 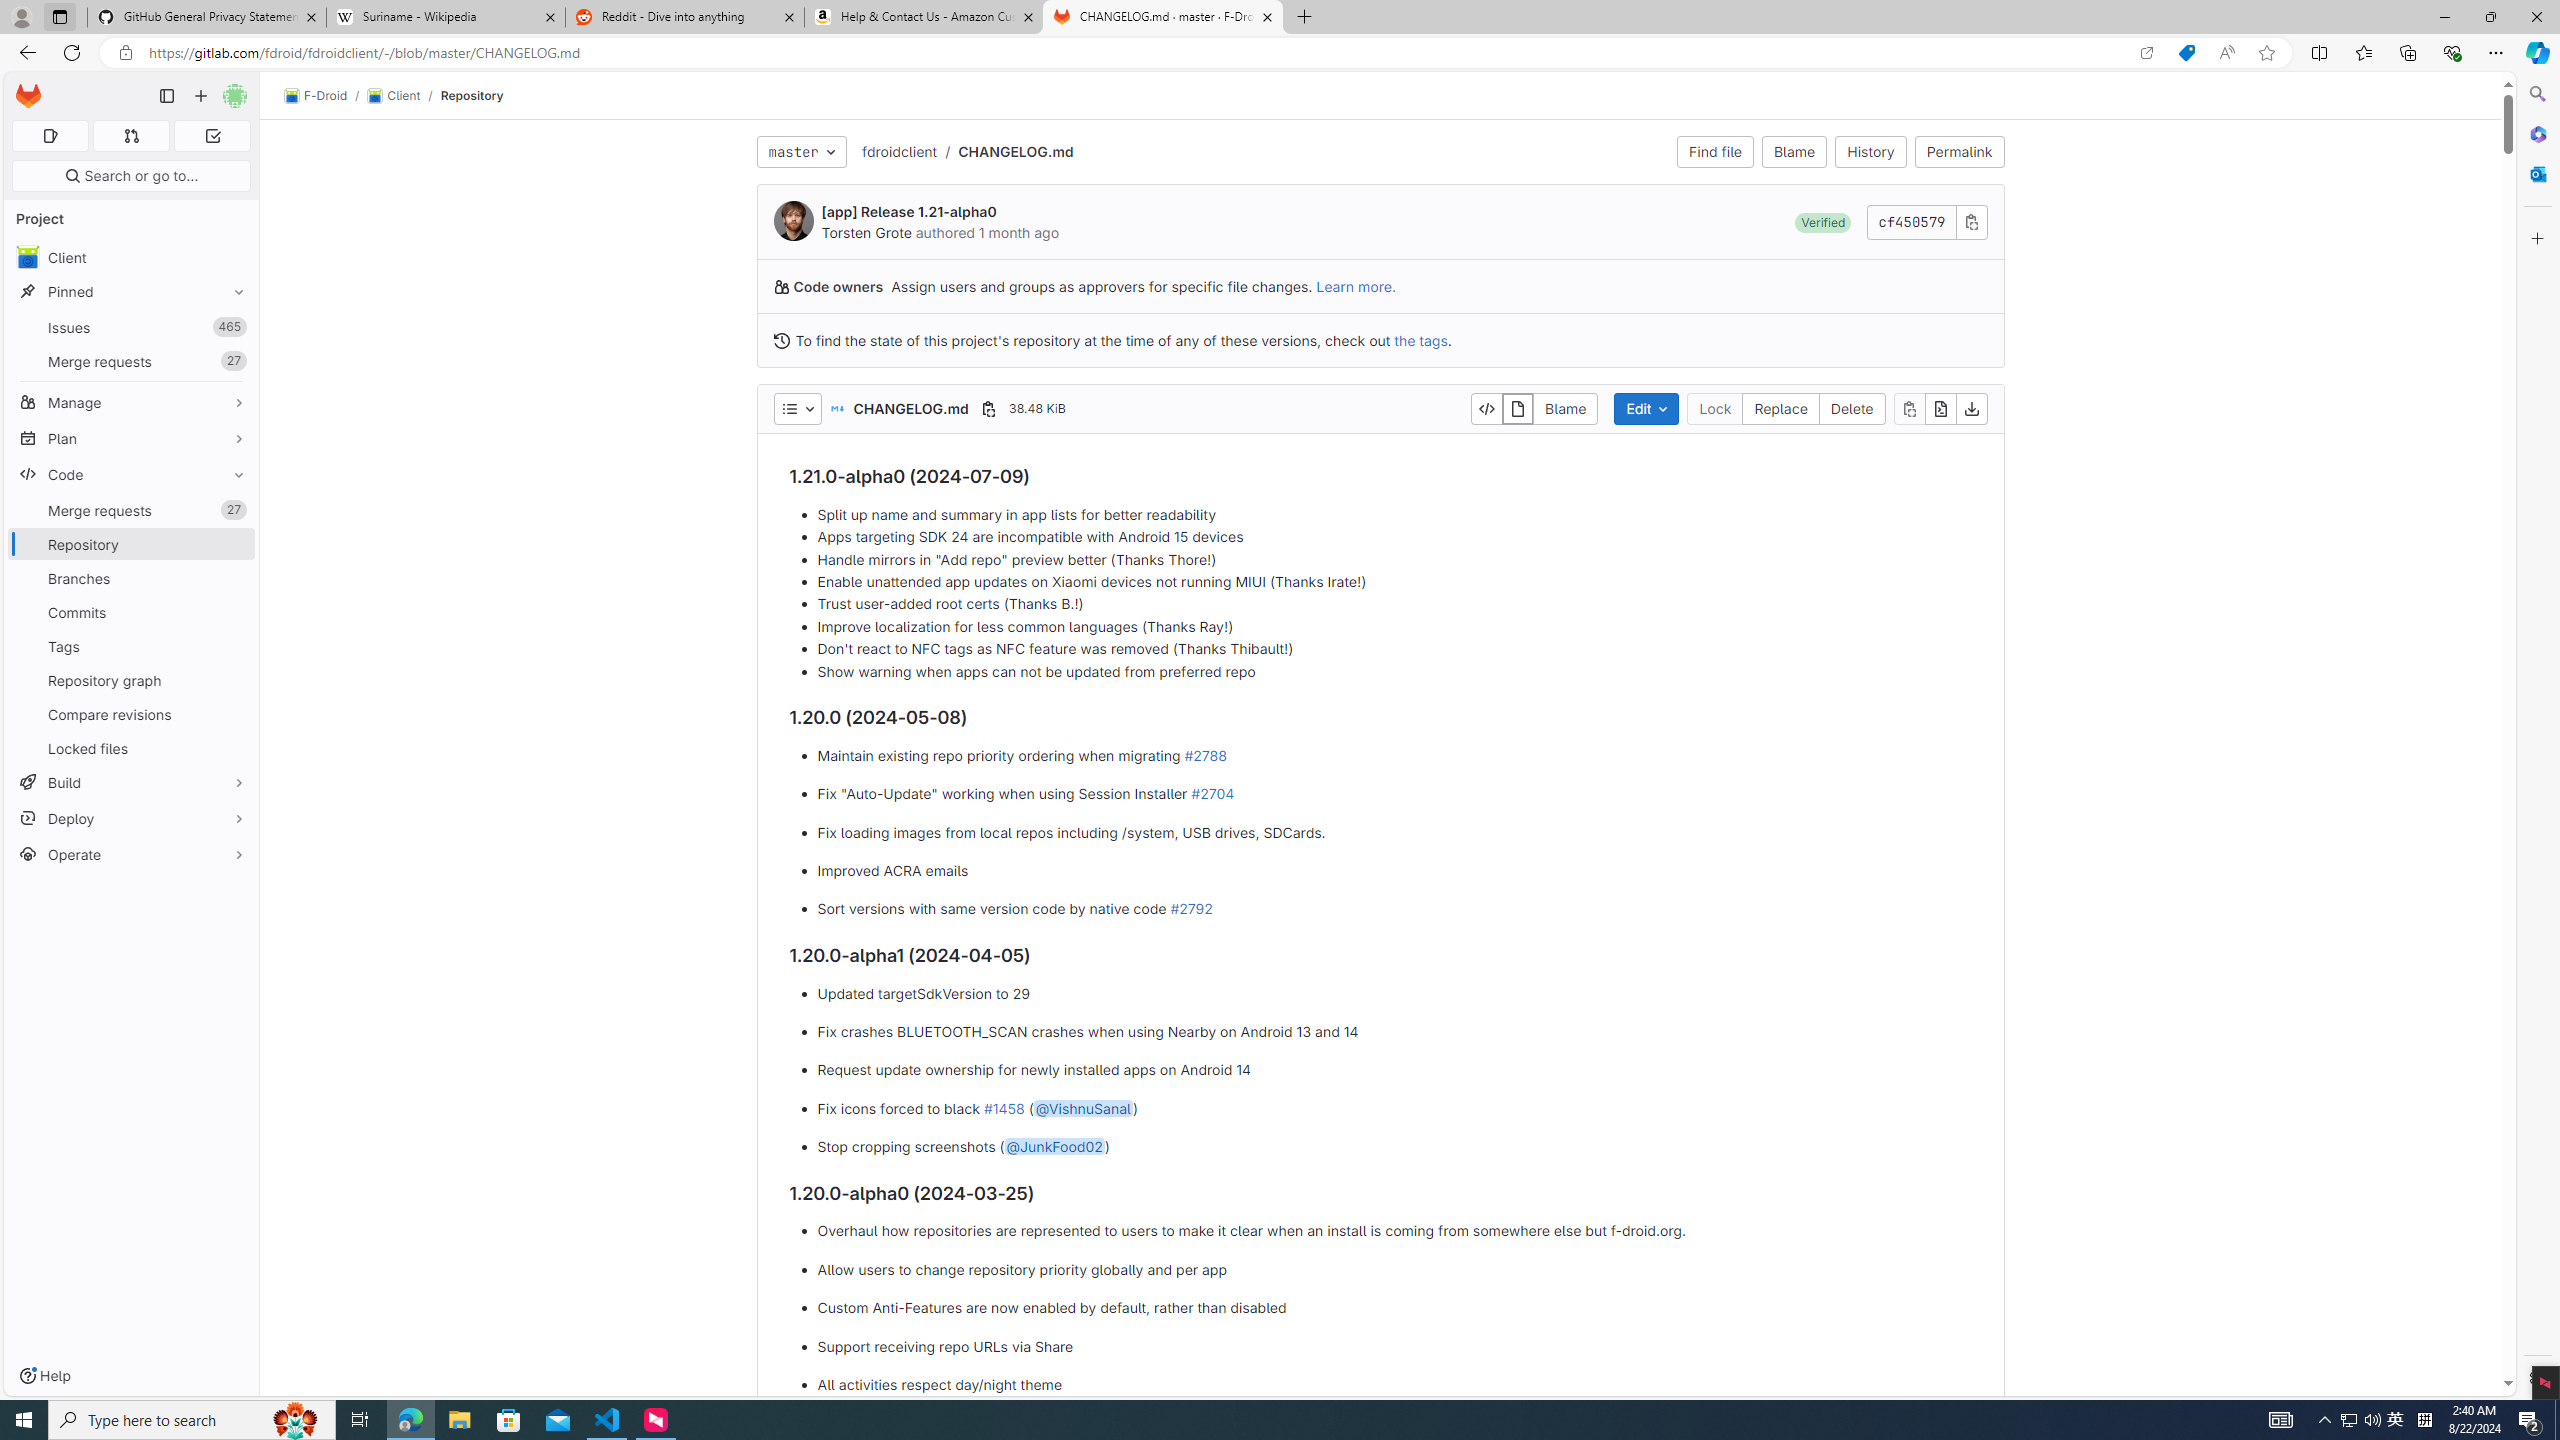 What do you see at coordinates (130, 402) in the screenshot?
I see `'Manage'` at bounding box center [130, 402].